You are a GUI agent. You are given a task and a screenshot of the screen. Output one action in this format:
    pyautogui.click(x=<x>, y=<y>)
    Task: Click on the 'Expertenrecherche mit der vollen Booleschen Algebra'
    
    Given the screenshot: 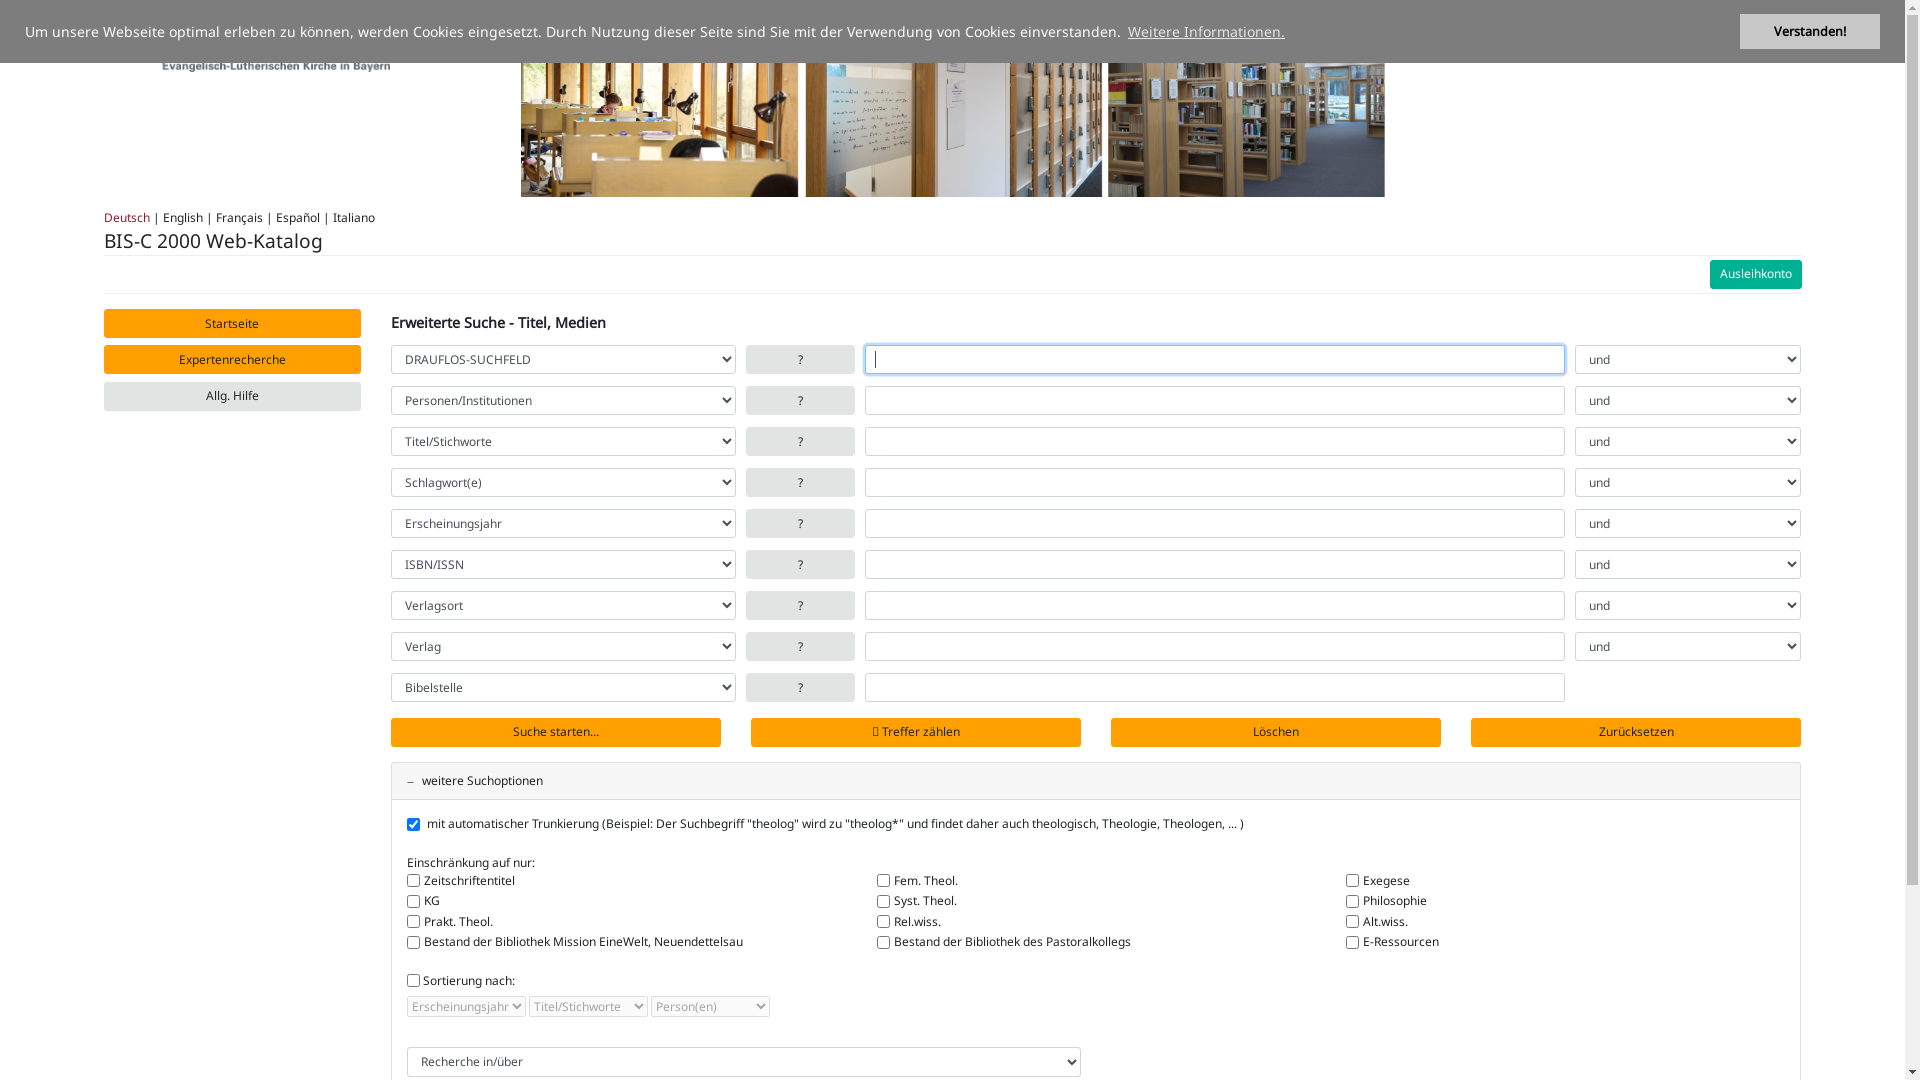 What is the action you would take?
    pyautogui.click(x=233, y=358)
    